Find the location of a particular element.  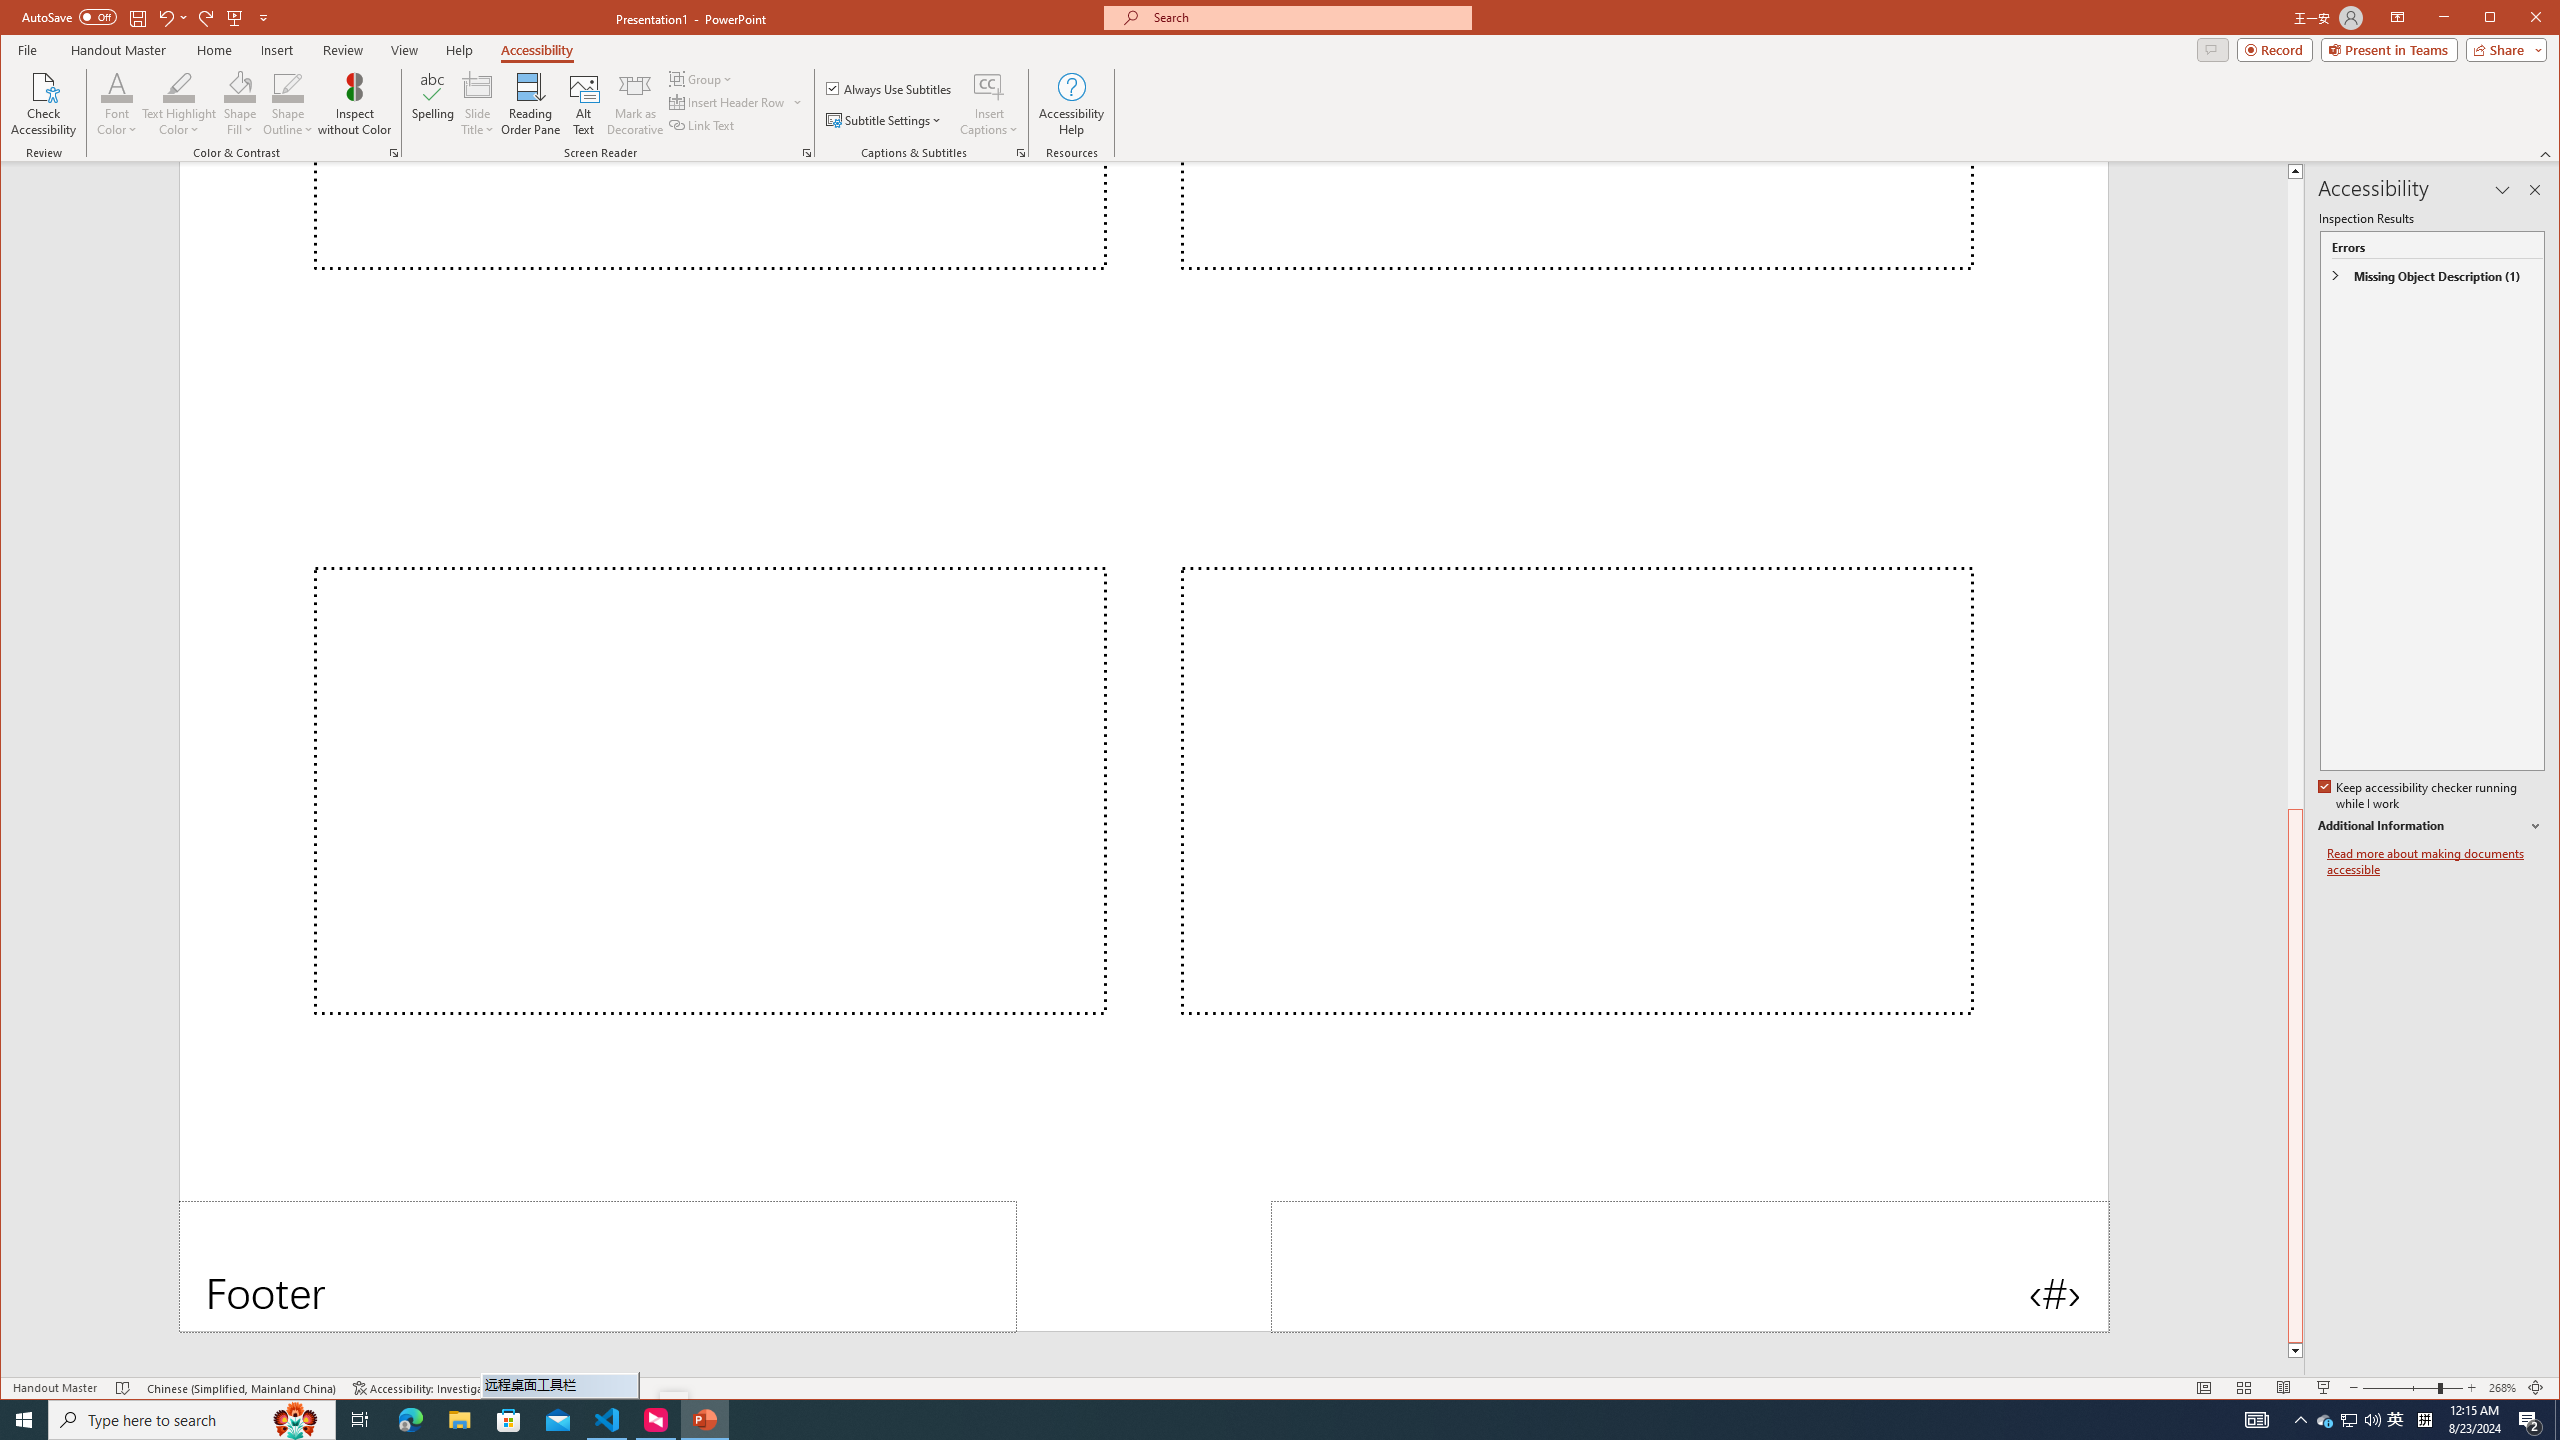

'Record' is located at coordinates (2274, 49).